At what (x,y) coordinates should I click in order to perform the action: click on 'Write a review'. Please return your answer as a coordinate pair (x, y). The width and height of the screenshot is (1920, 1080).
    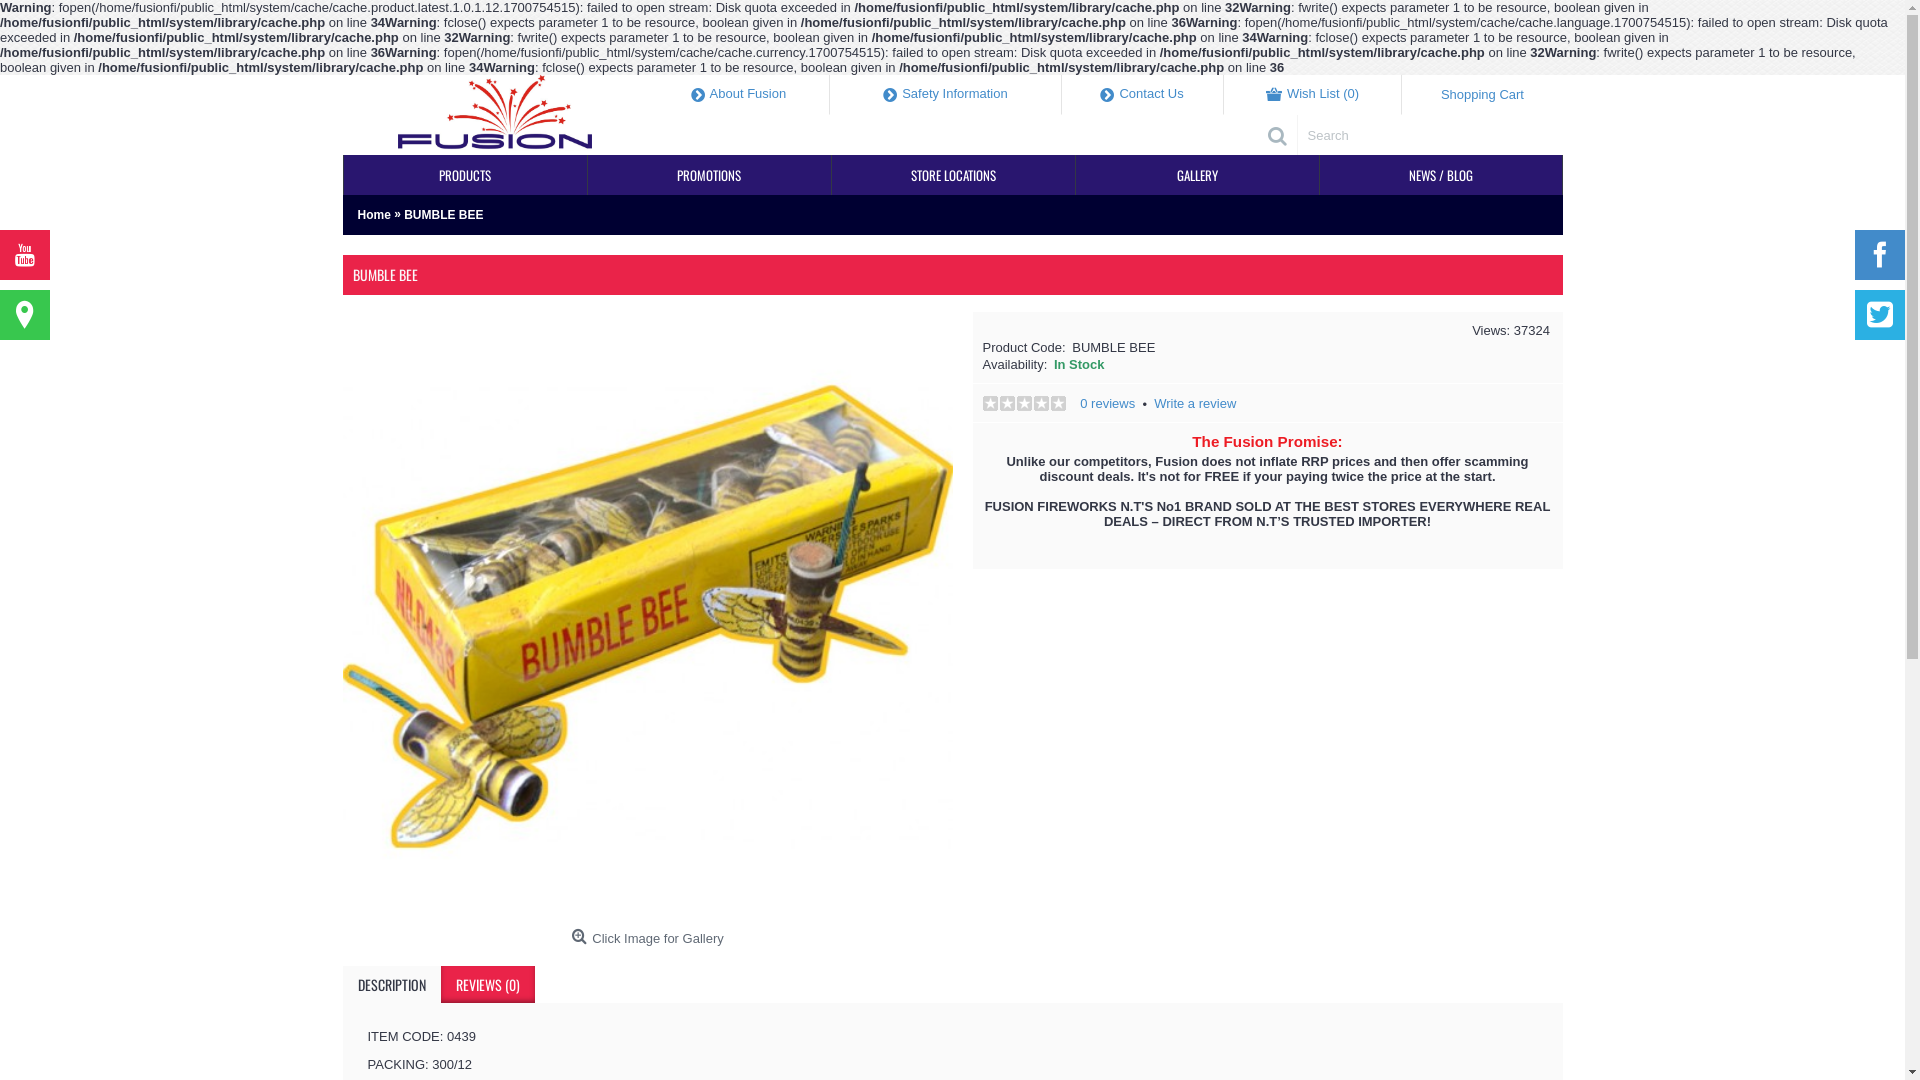
    Looking at the image, I should click on (1195, 403).